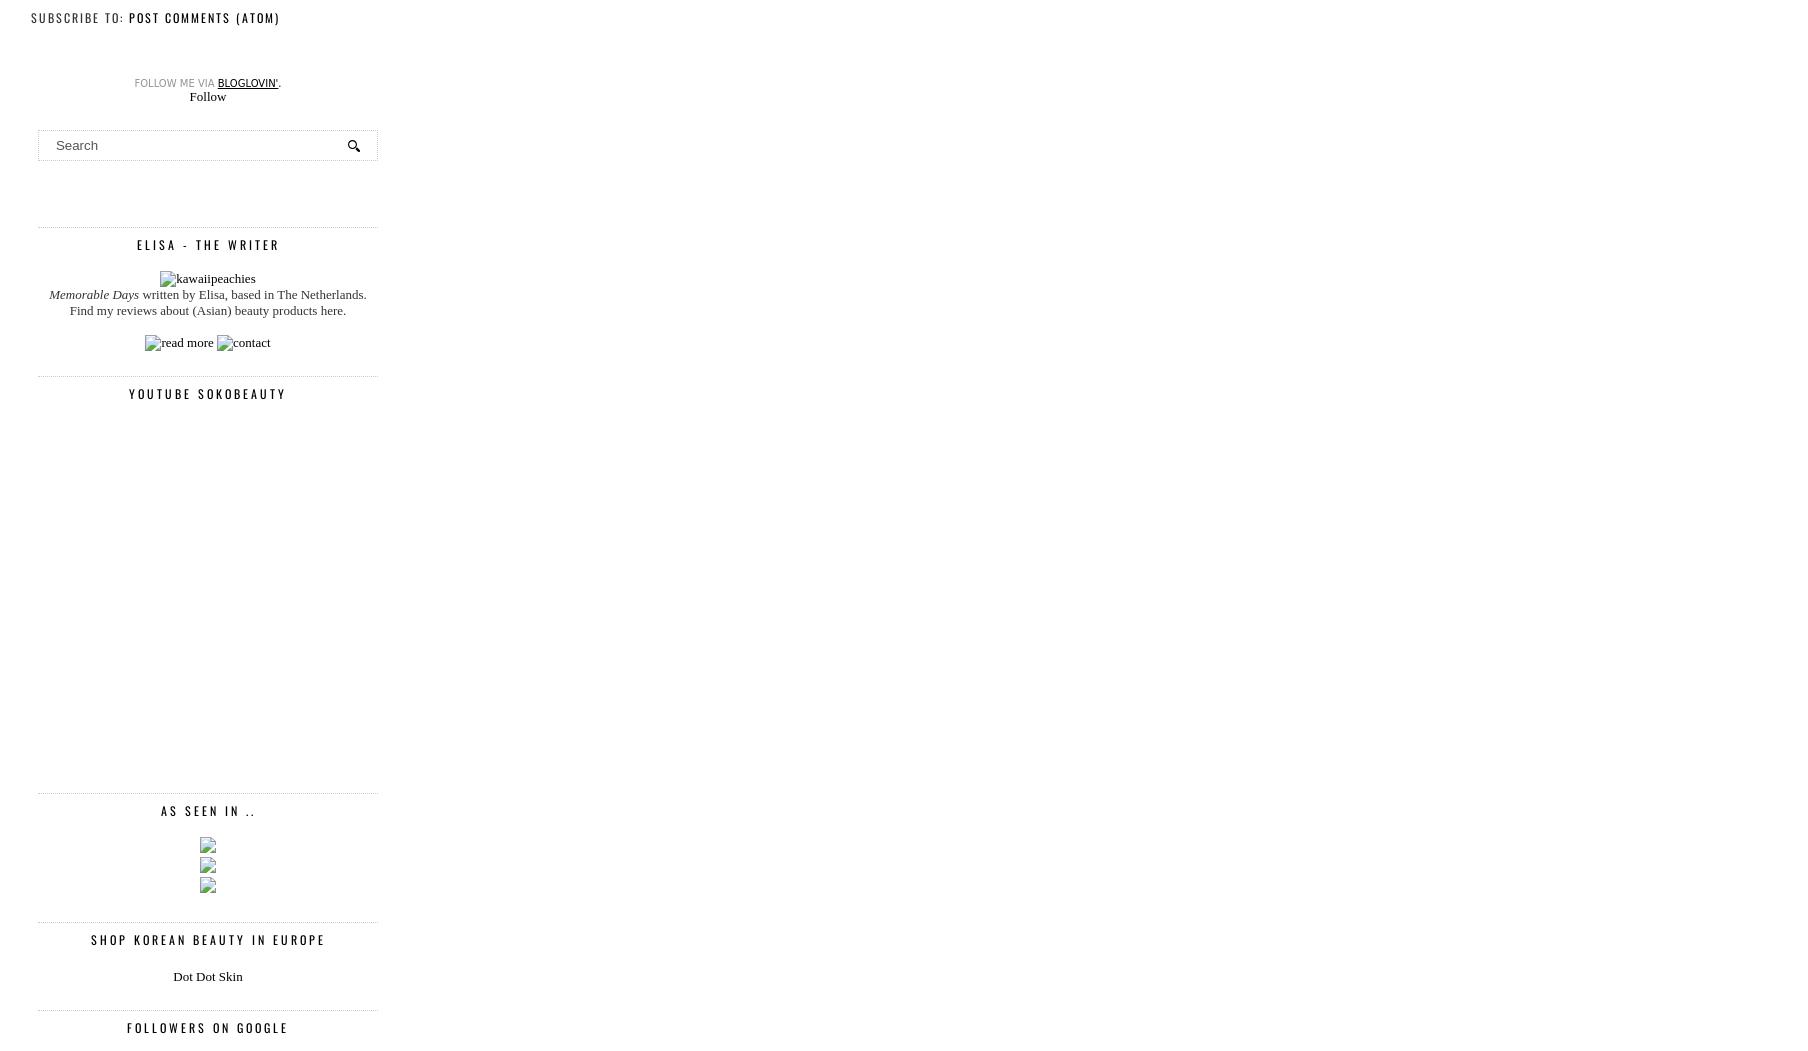 The image size is (1808, 1051). I want to click on 'Memorable Days', so click(93, 293).